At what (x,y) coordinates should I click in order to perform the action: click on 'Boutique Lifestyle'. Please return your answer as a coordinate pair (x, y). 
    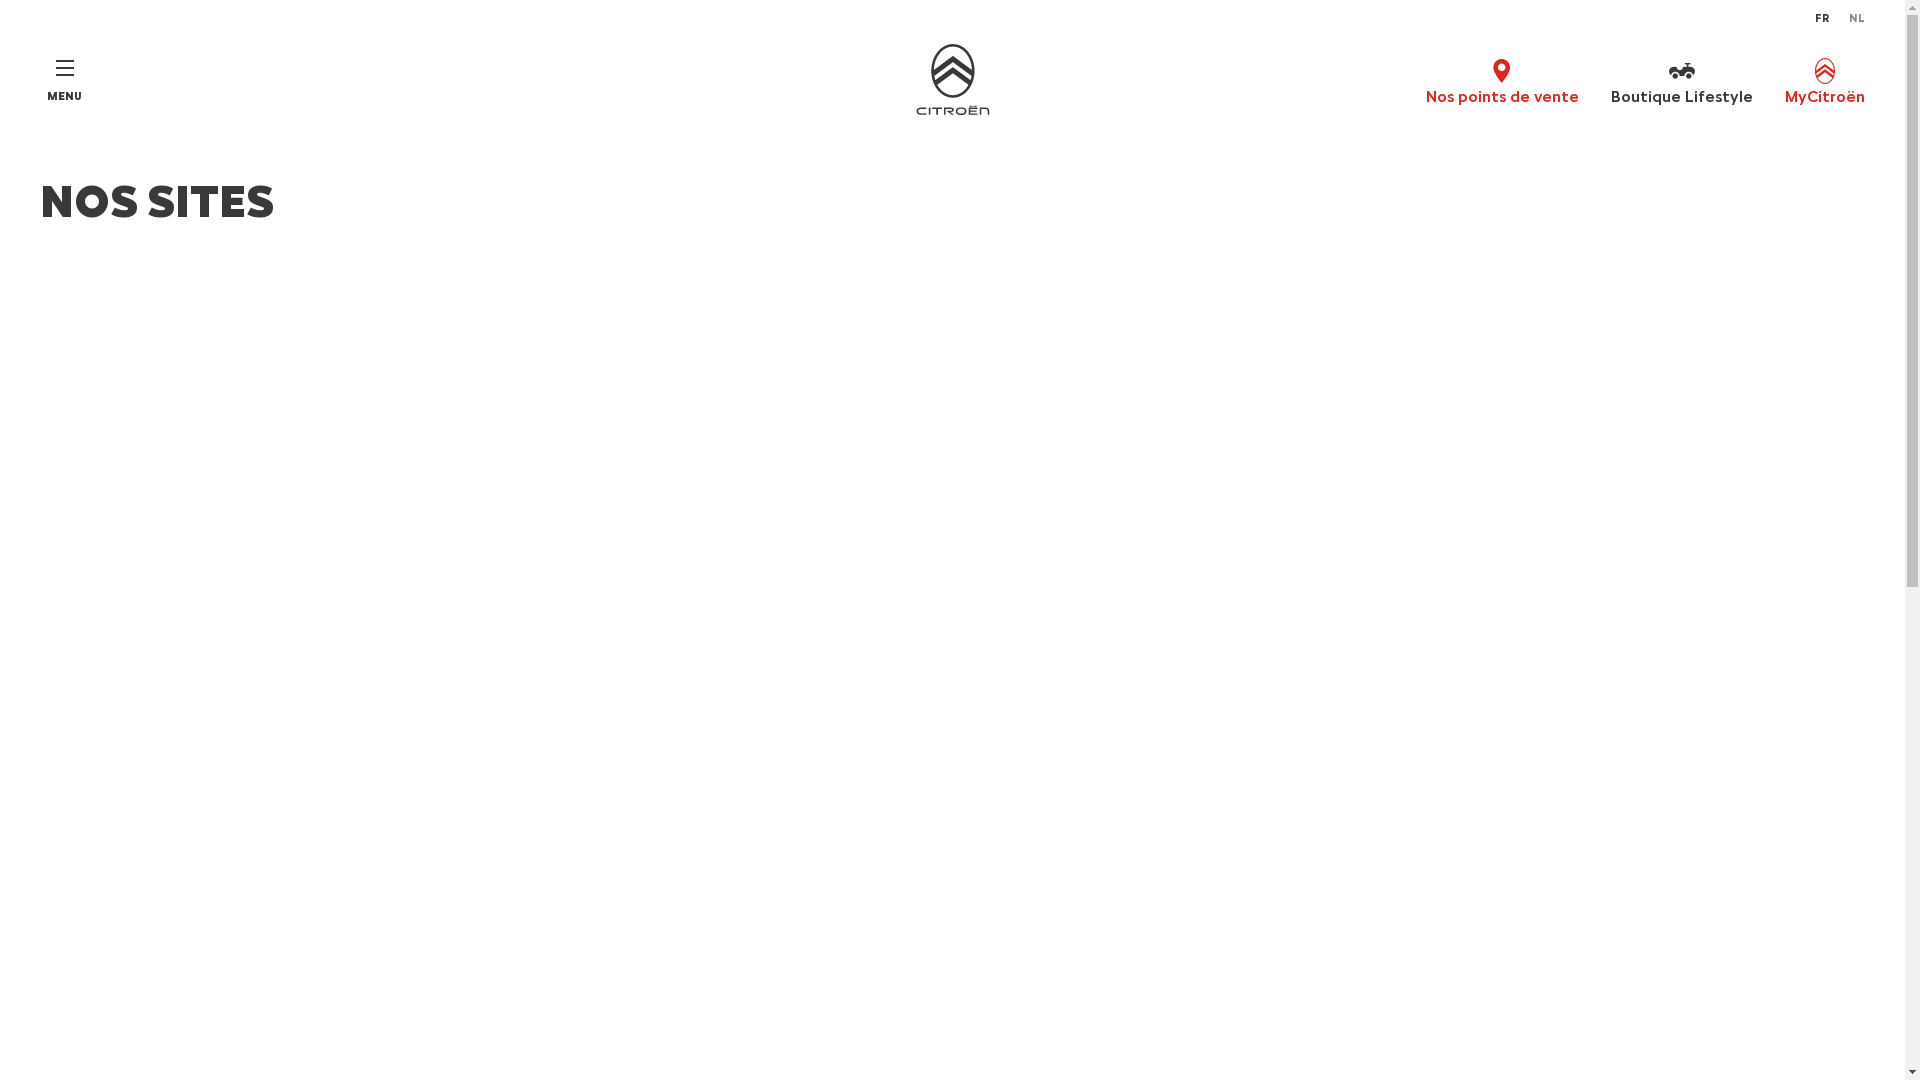
    Looking at the image, I should click on (1680, 80).